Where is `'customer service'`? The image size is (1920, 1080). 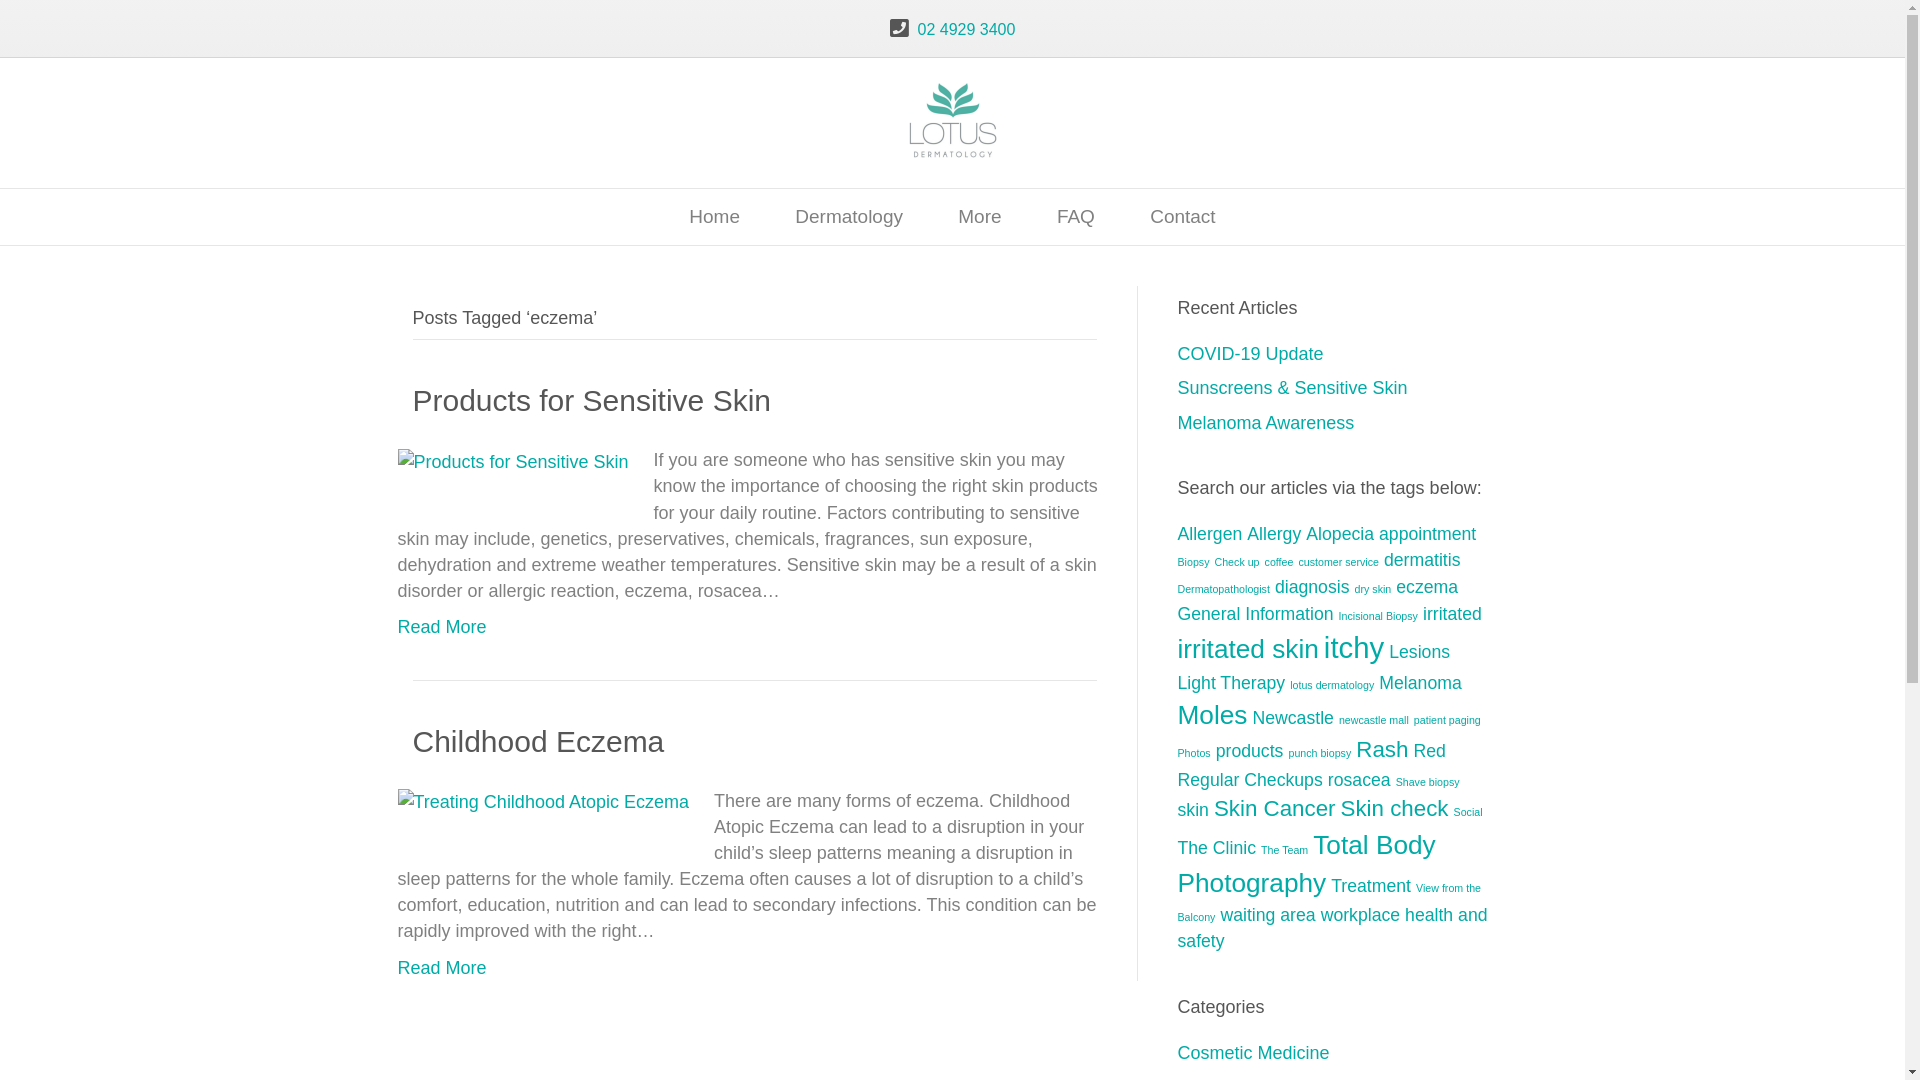 'customer service' is located at coordinates (1338, 562).